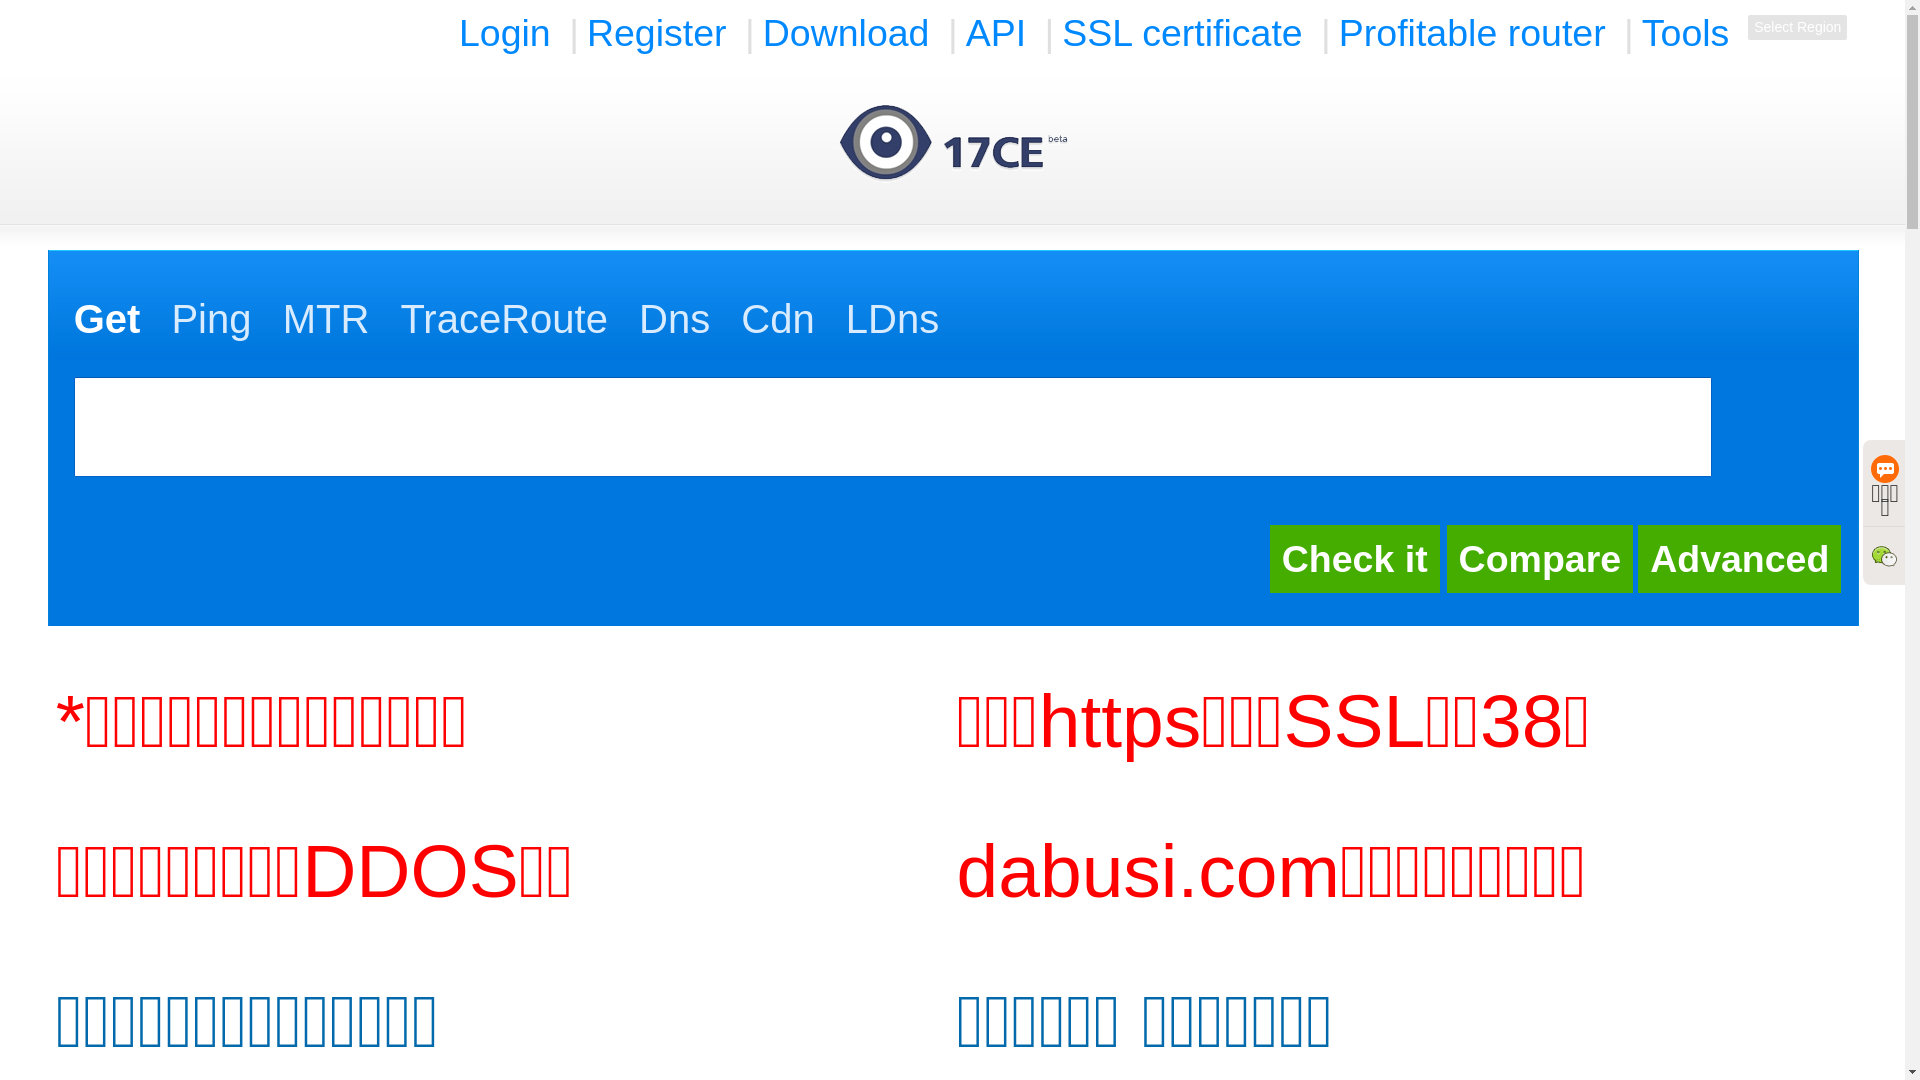 The height and width of the screenshot is (1080, 1920). Describe the element at coordinates (957, 33) in the screenshot. I see `'API'` at that location.